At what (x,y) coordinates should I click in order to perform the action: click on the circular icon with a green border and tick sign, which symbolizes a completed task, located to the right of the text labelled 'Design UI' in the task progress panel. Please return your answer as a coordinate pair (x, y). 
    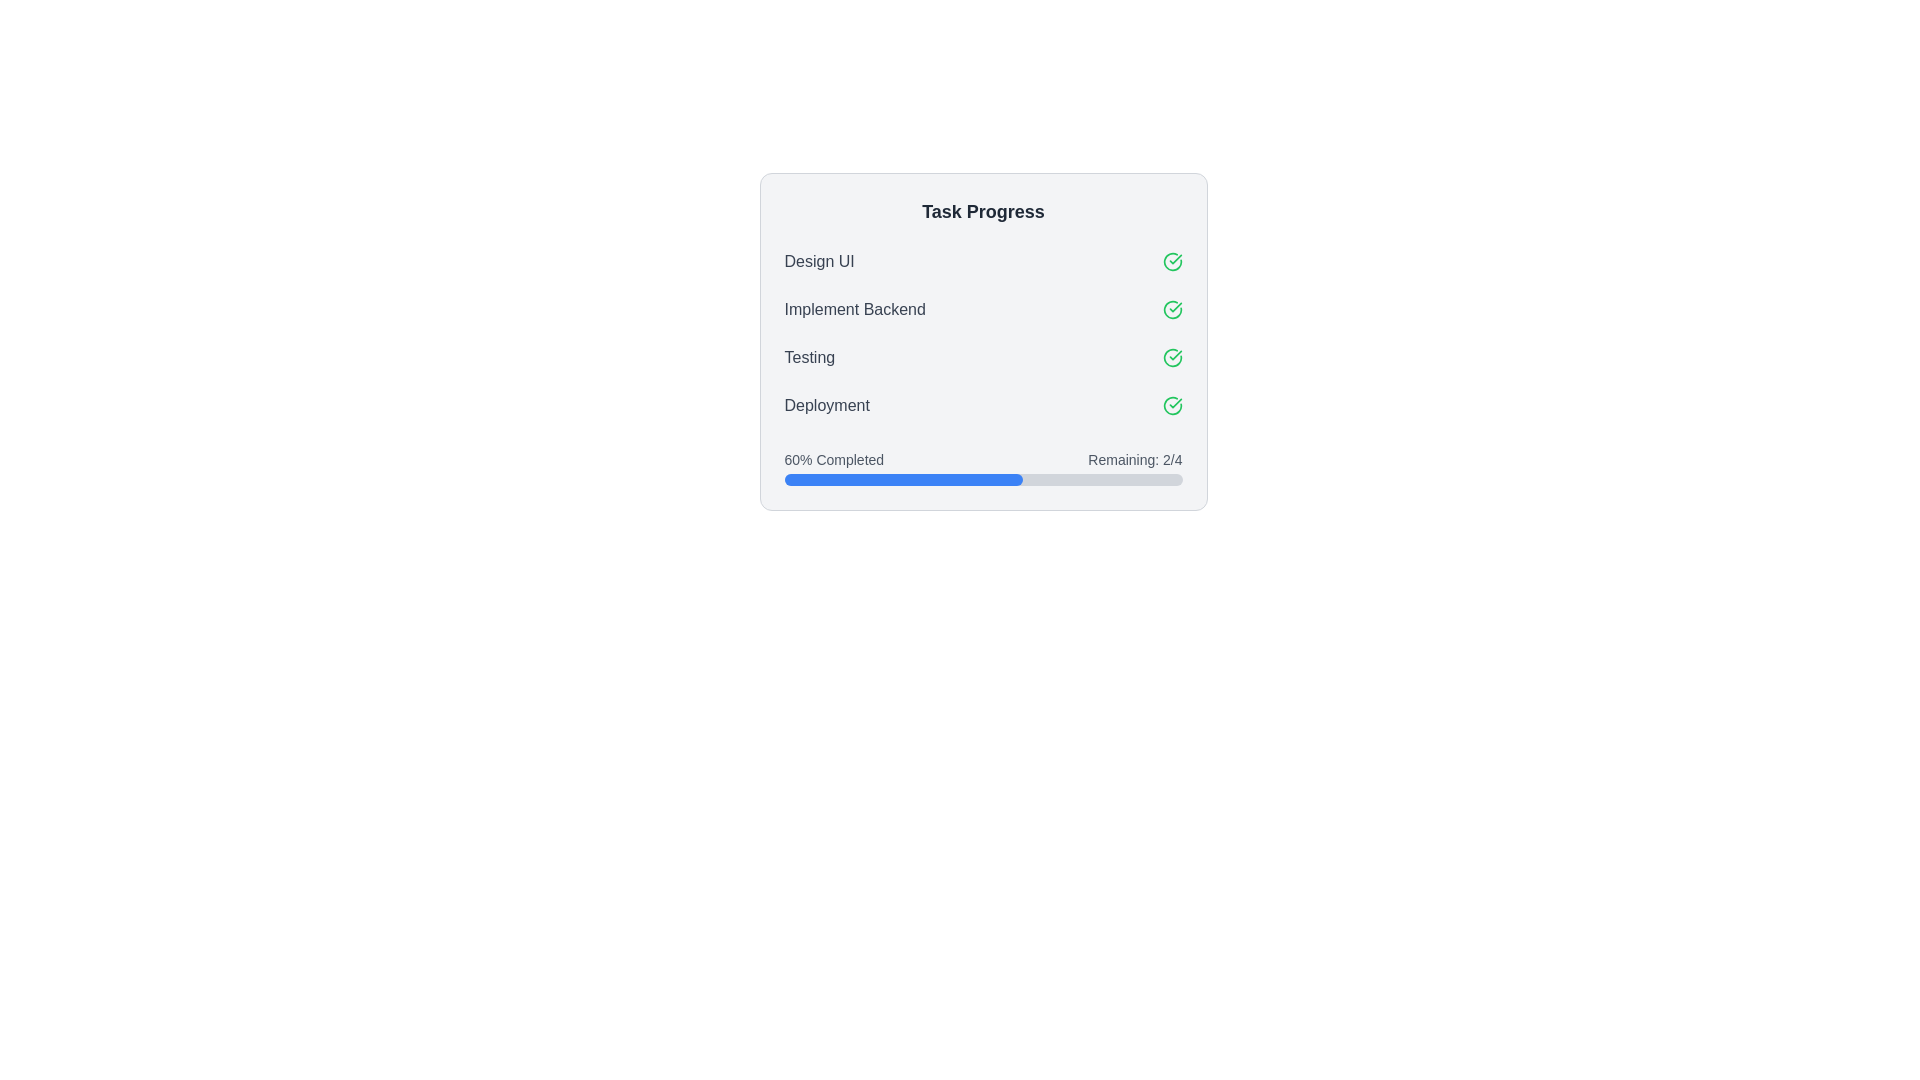
    Looking at the image, I should click on (1172, 261).